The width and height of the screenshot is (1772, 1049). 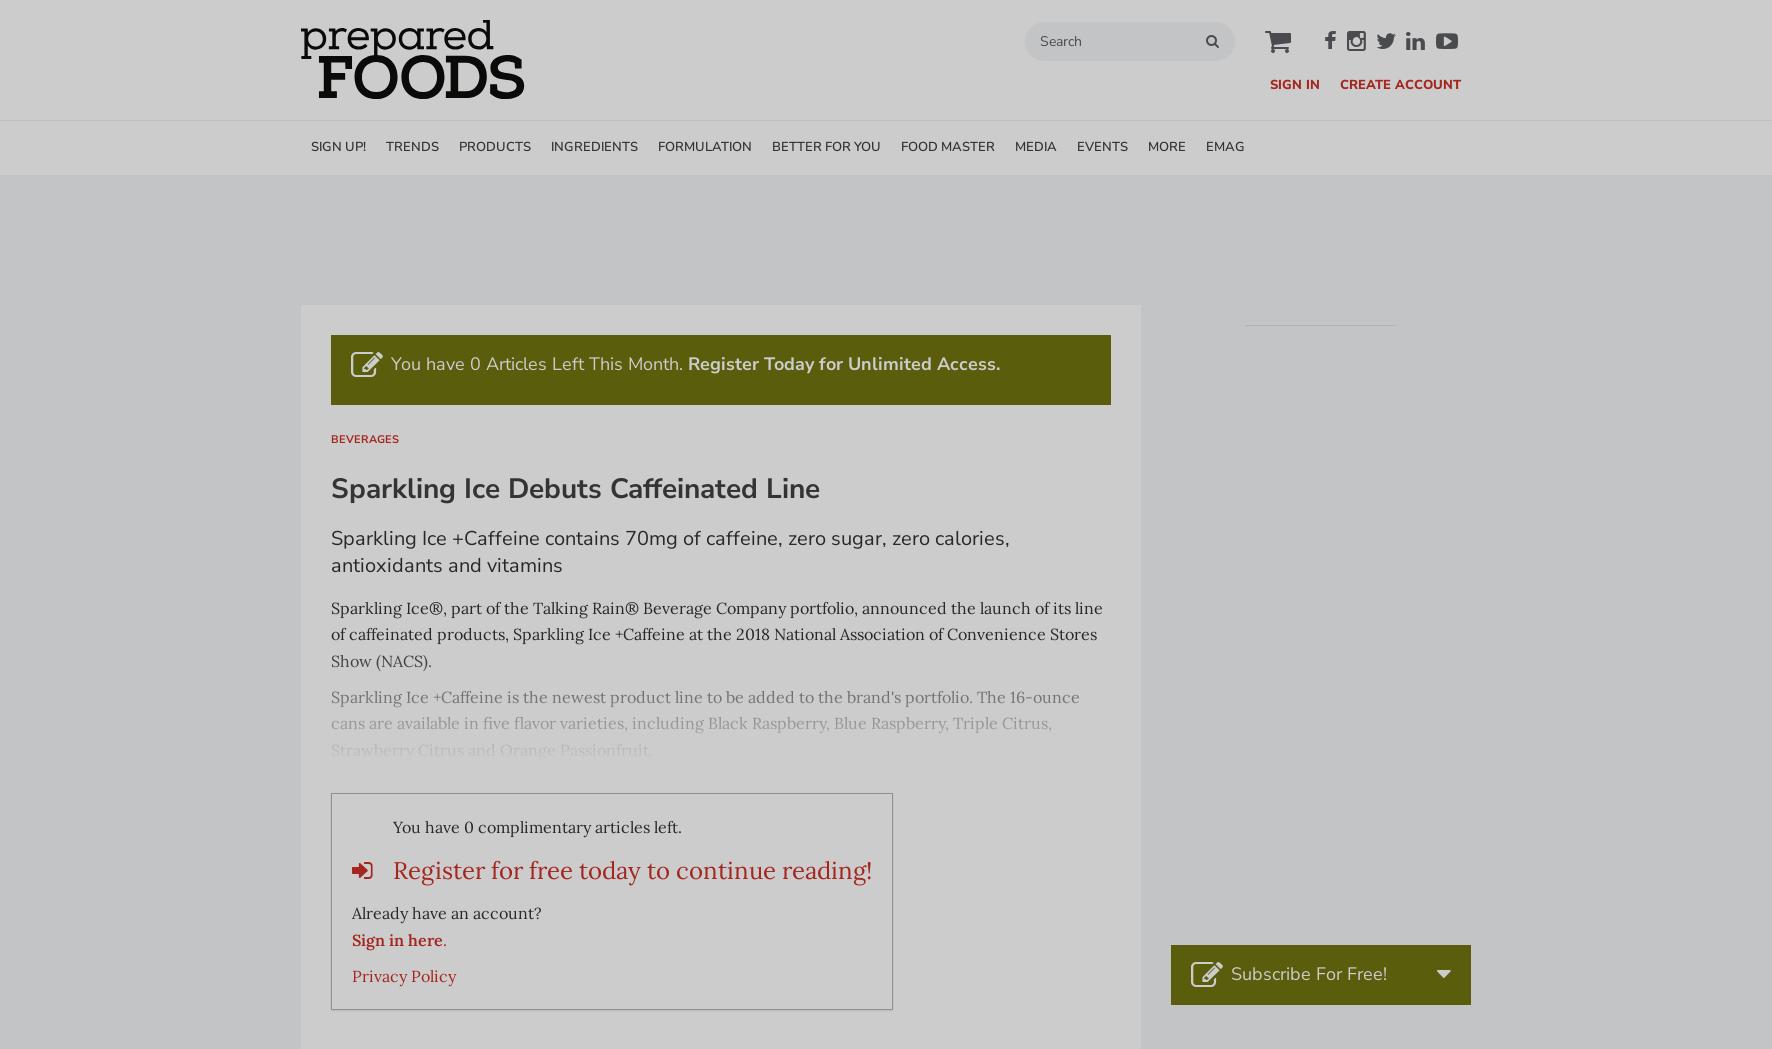 I want to click on '.', so click(x=443, y=938).